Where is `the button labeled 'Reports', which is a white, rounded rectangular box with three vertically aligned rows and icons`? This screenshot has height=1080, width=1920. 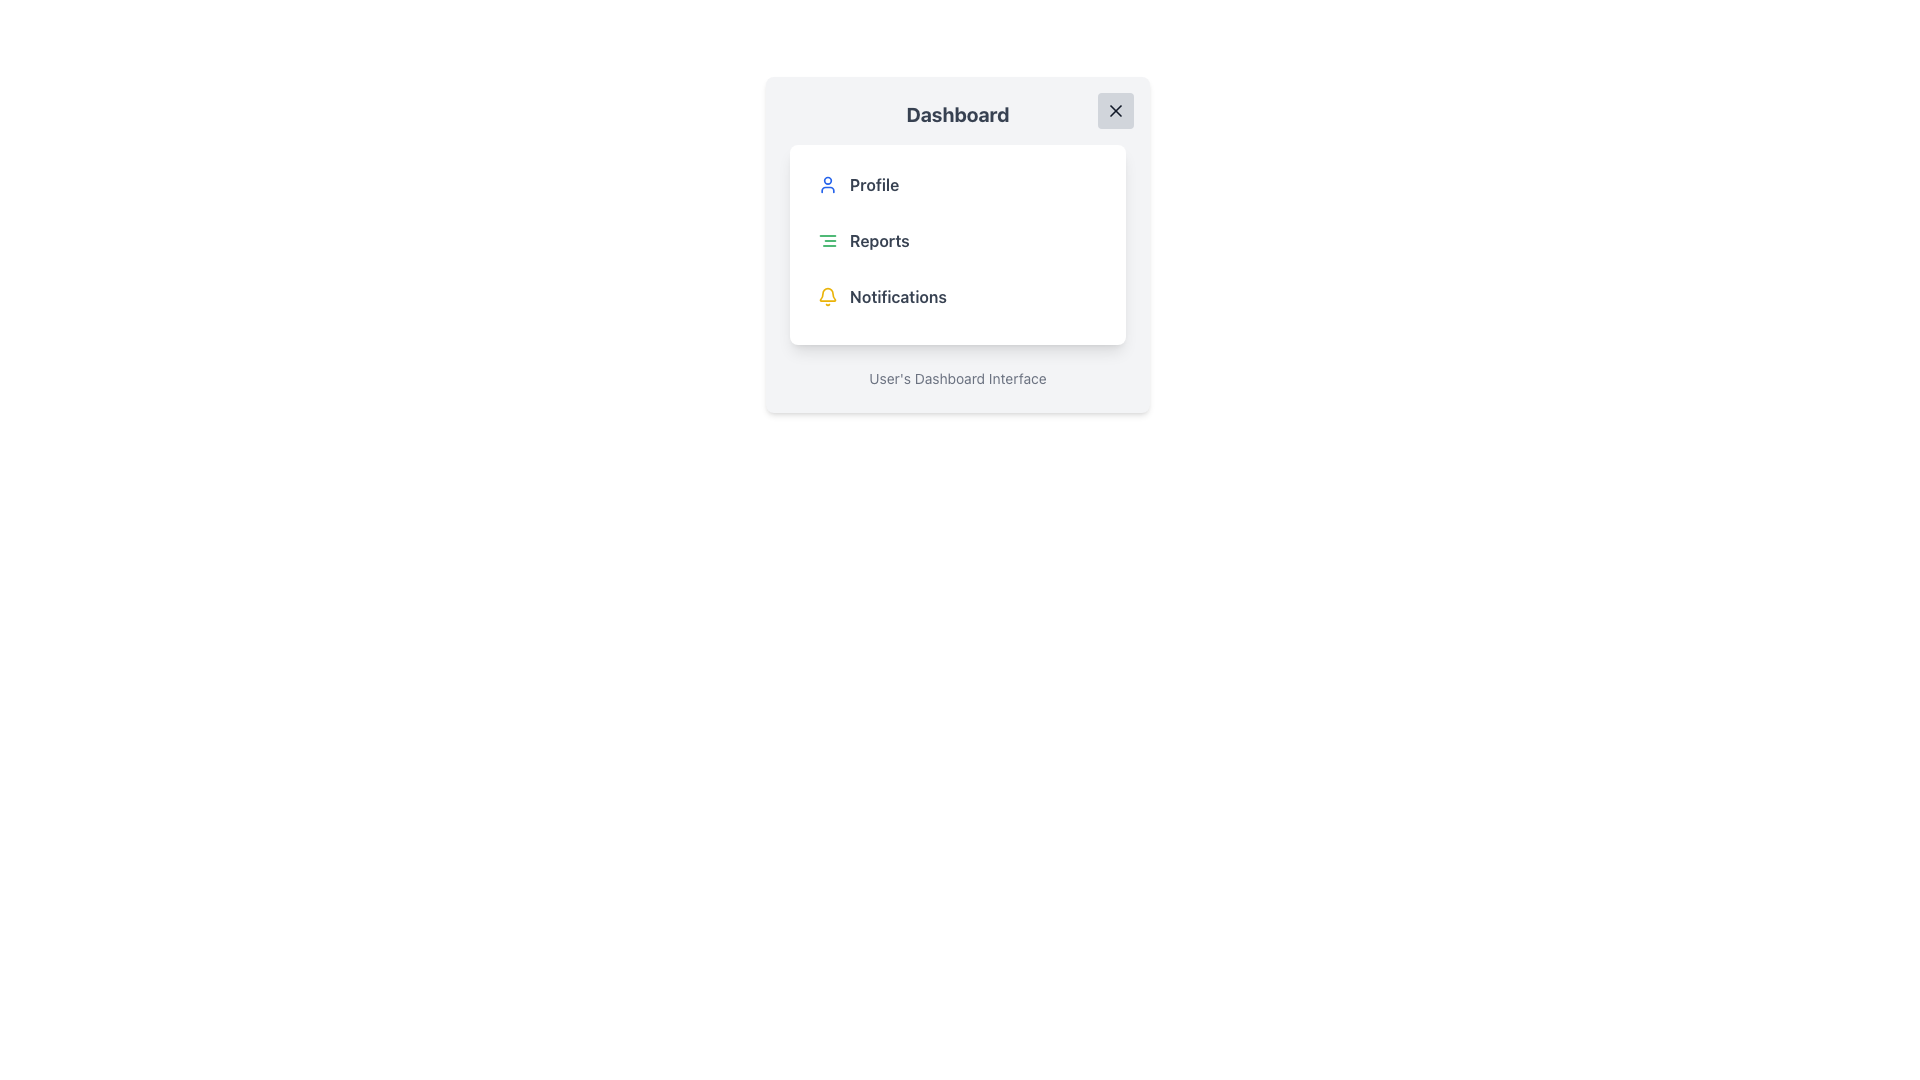
the button labeled 'Reports', which is a white, rounded rectangular box with three vertically aligned rows and icons is located at coordinates (957, 244).